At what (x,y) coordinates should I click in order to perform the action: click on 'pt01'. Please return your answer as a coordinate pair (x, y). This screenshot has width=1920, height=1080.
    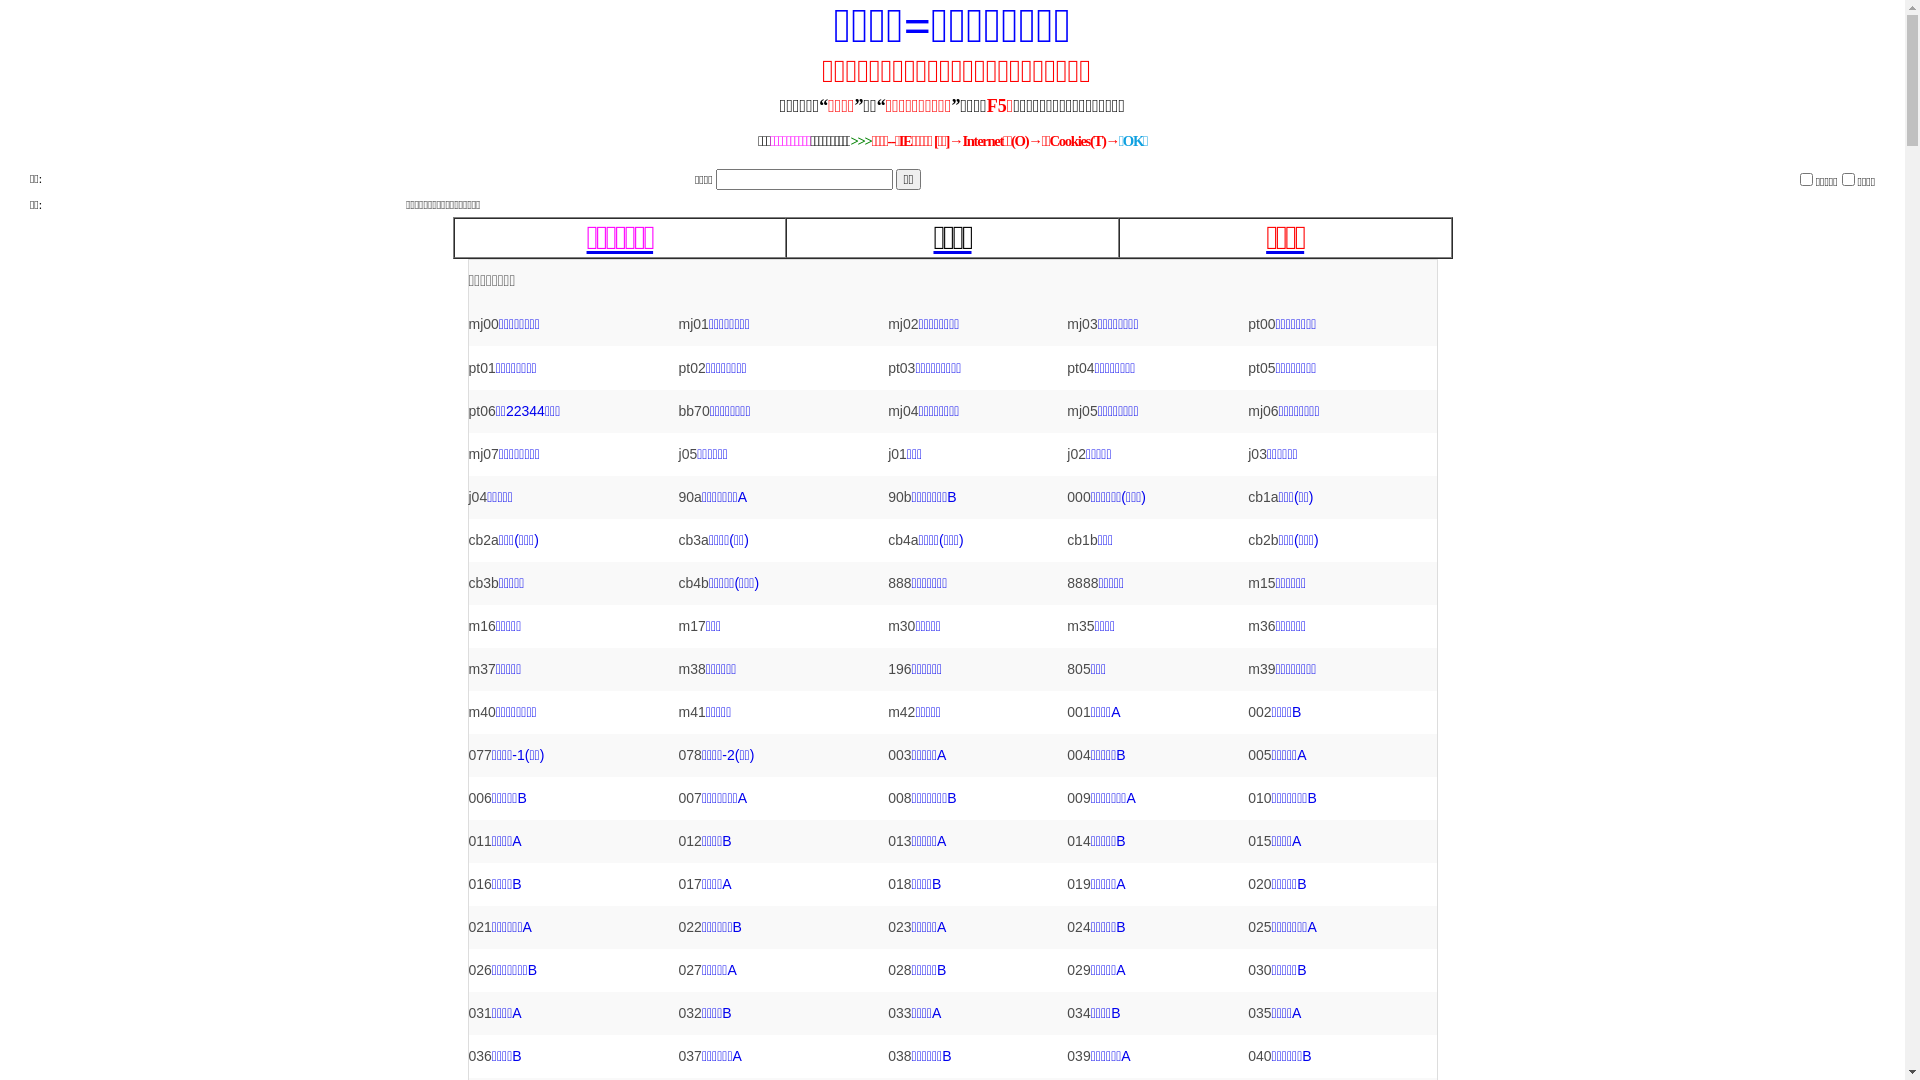
    Looking at the image, I should click on (466, 367).